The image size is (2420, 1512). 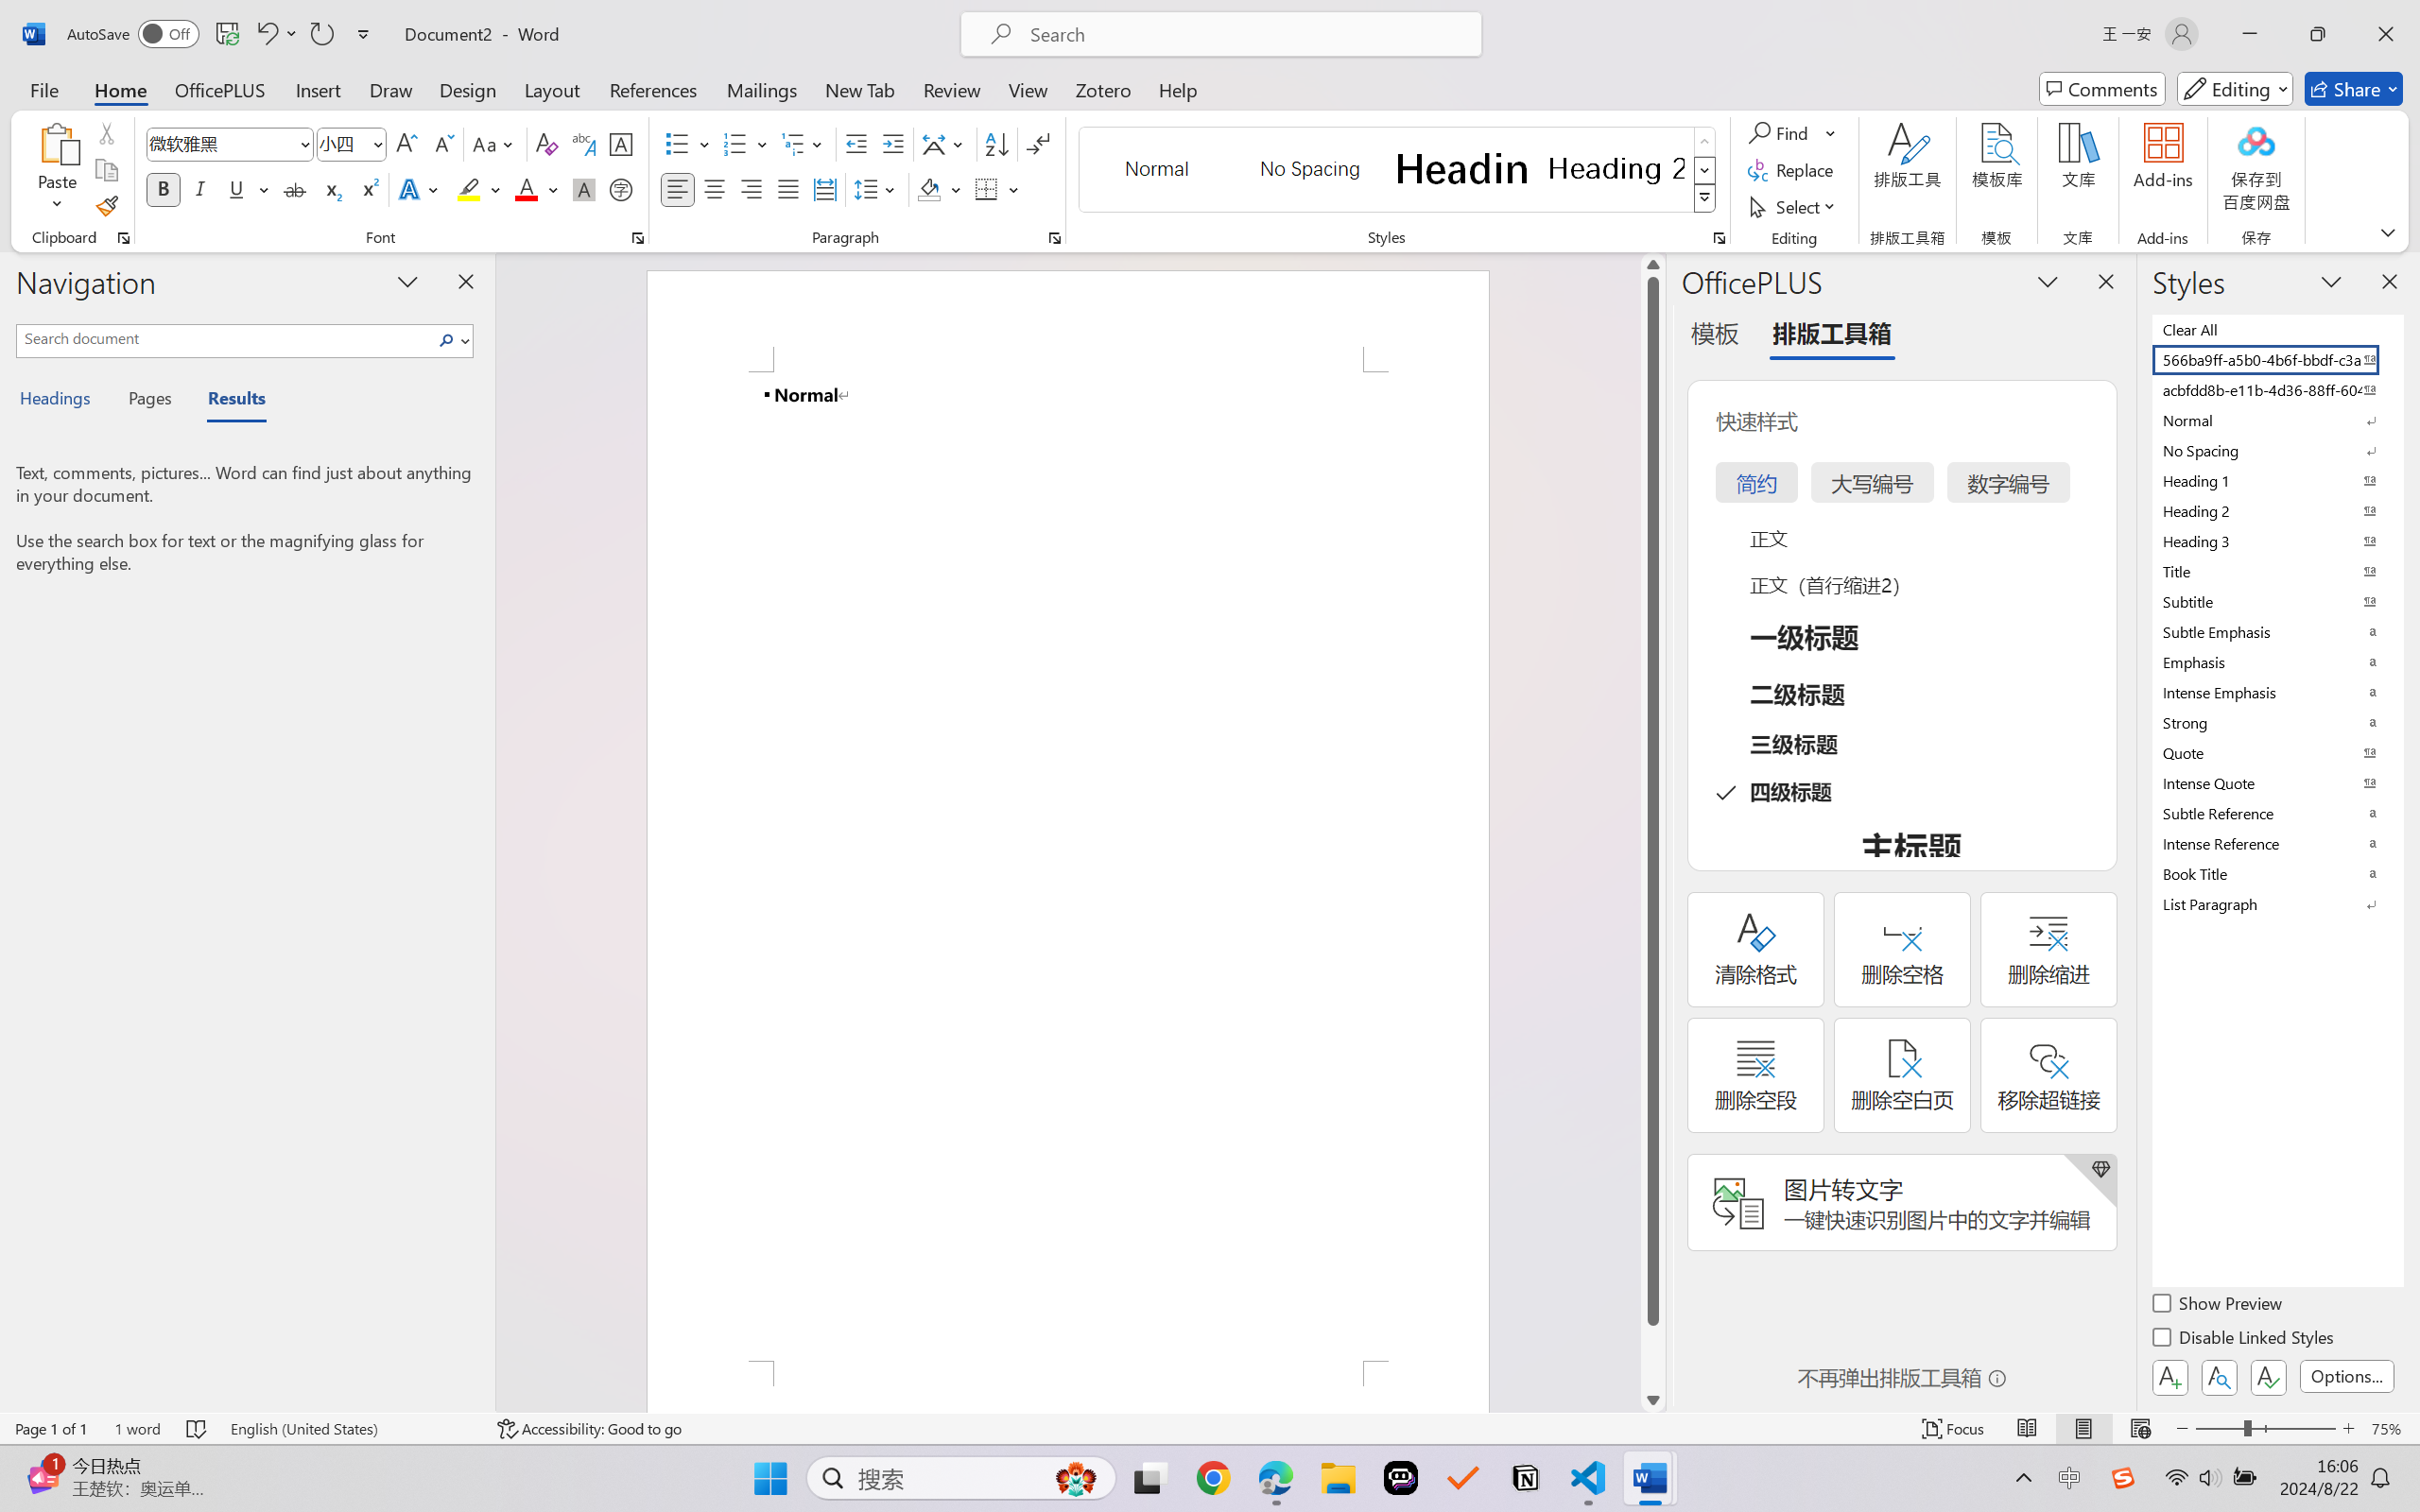 I want to click on 'Options...', so click(x=2344, y=1375).